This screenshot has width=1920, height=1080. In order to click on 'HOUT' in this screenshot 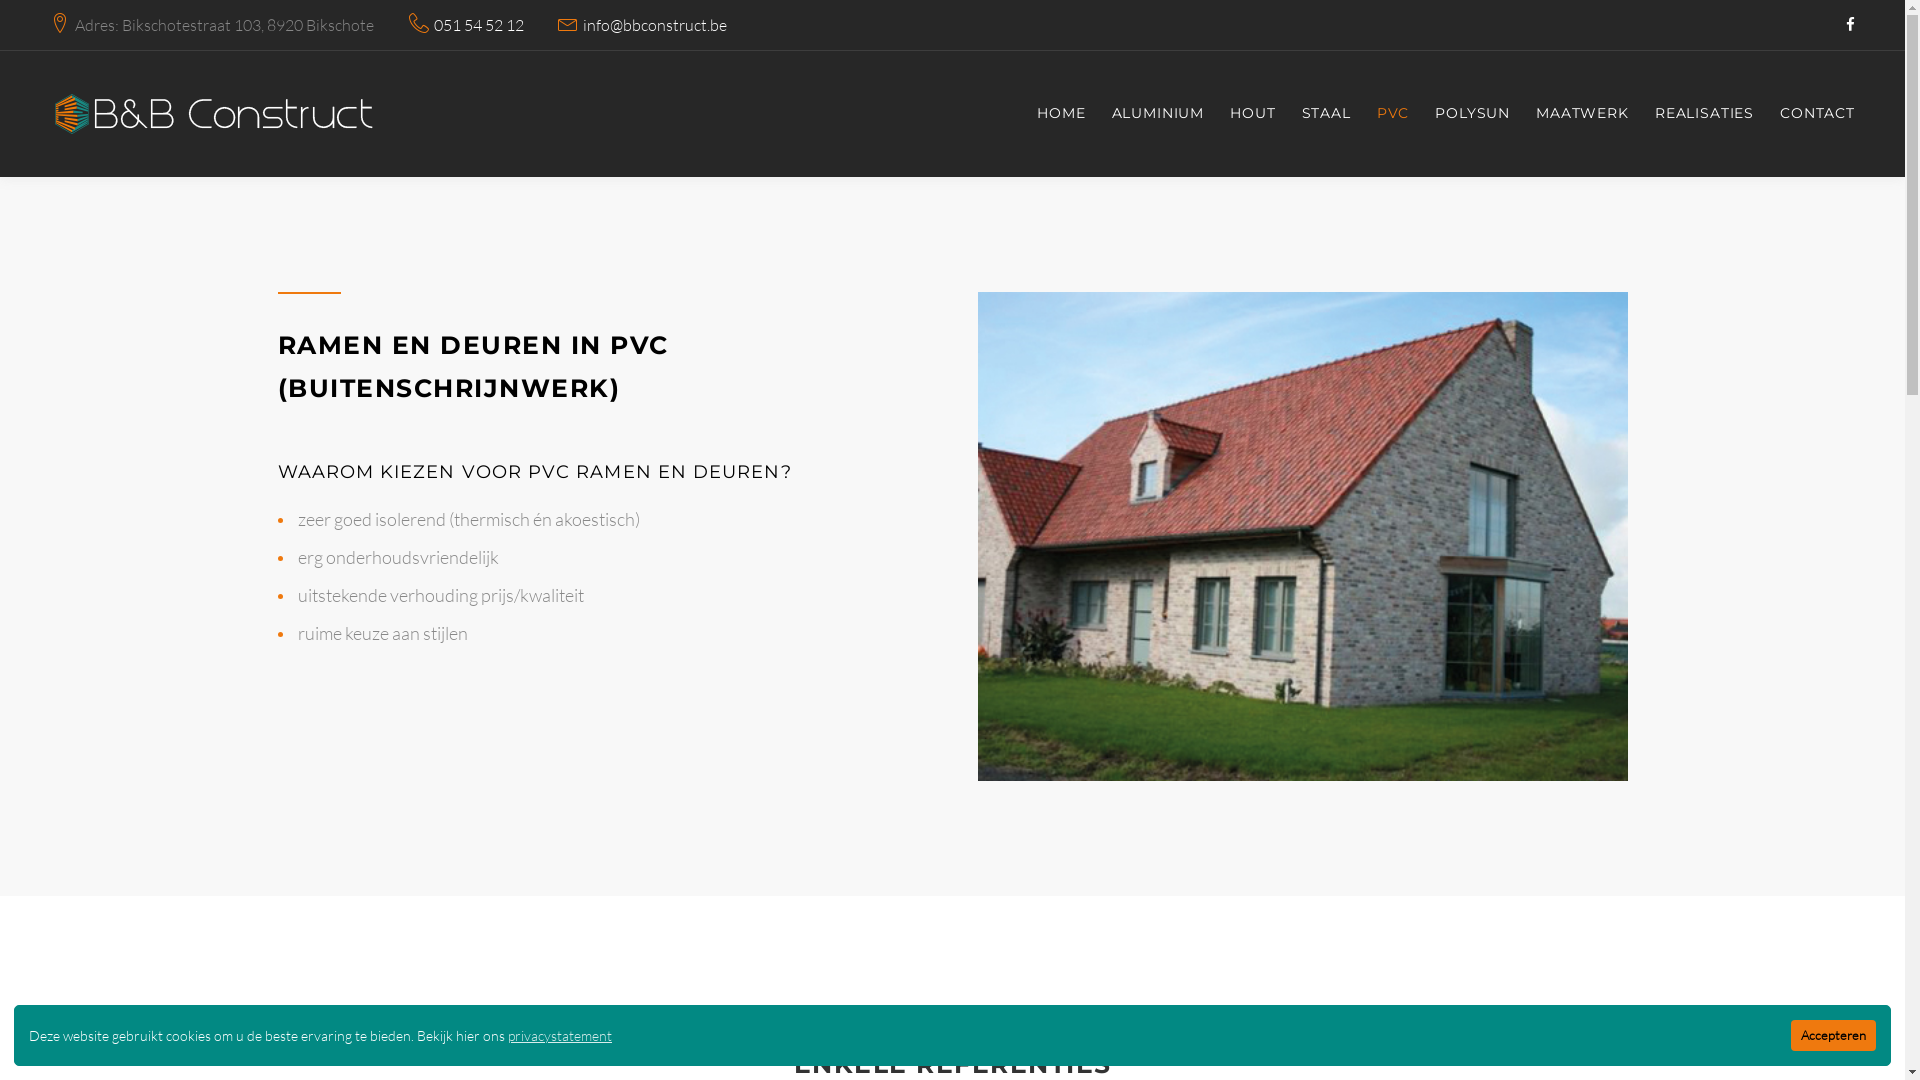, I will do `click(1251, 114)`.